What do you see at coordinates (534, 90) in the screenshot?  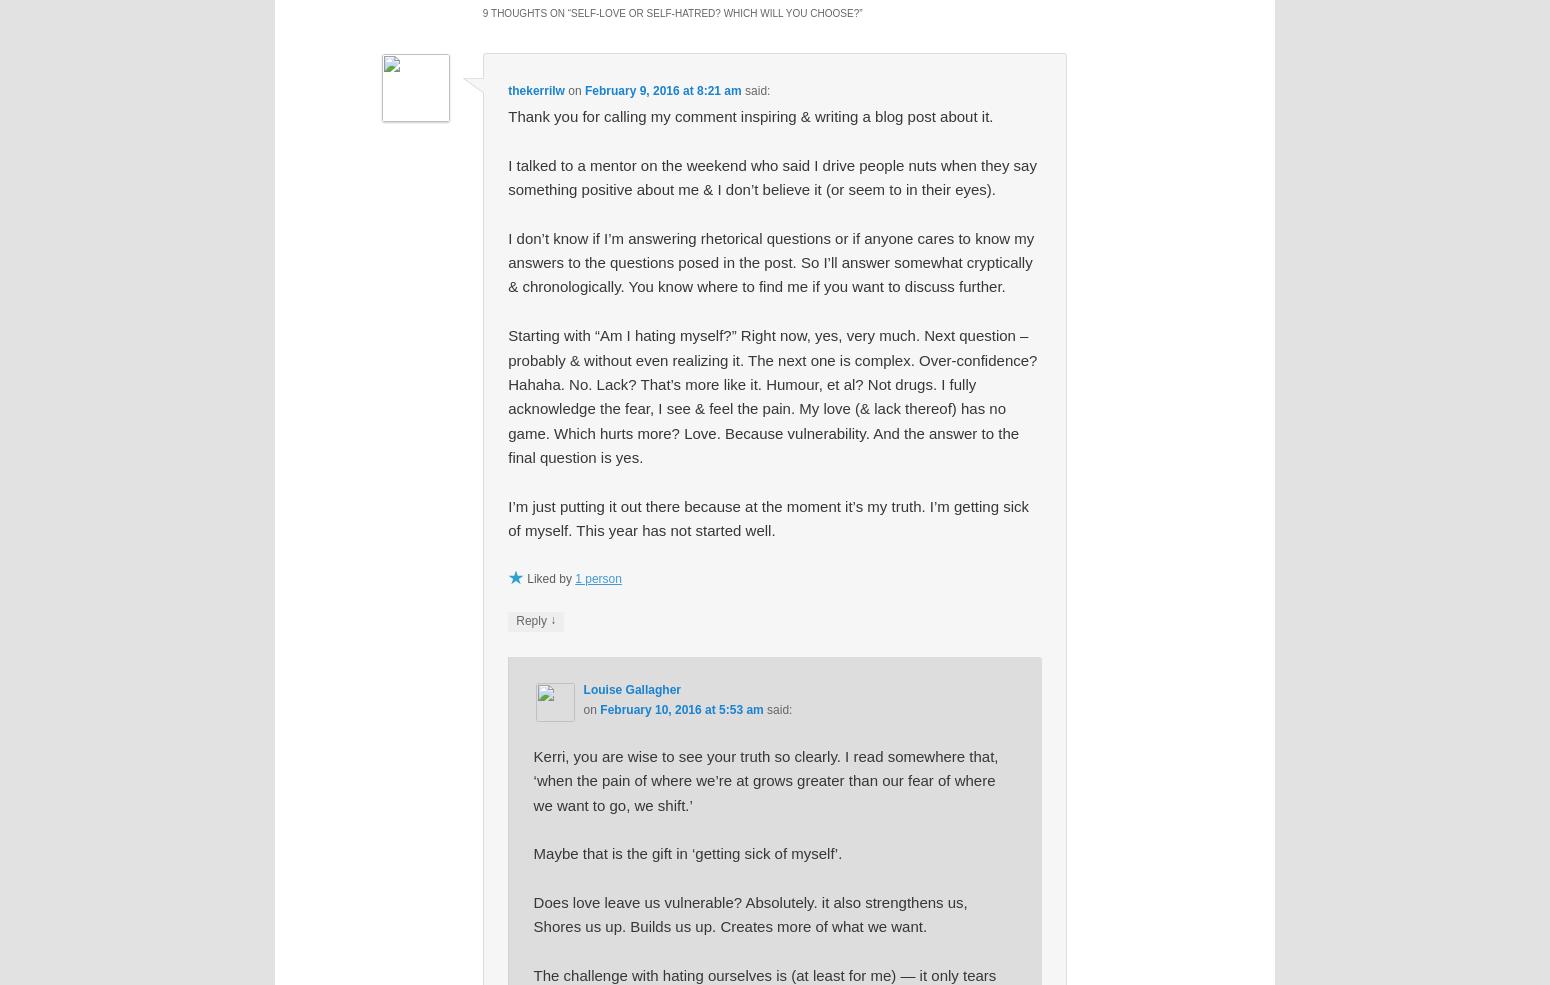 I see `'thekerrilw'` at bounding box center [534, 90].